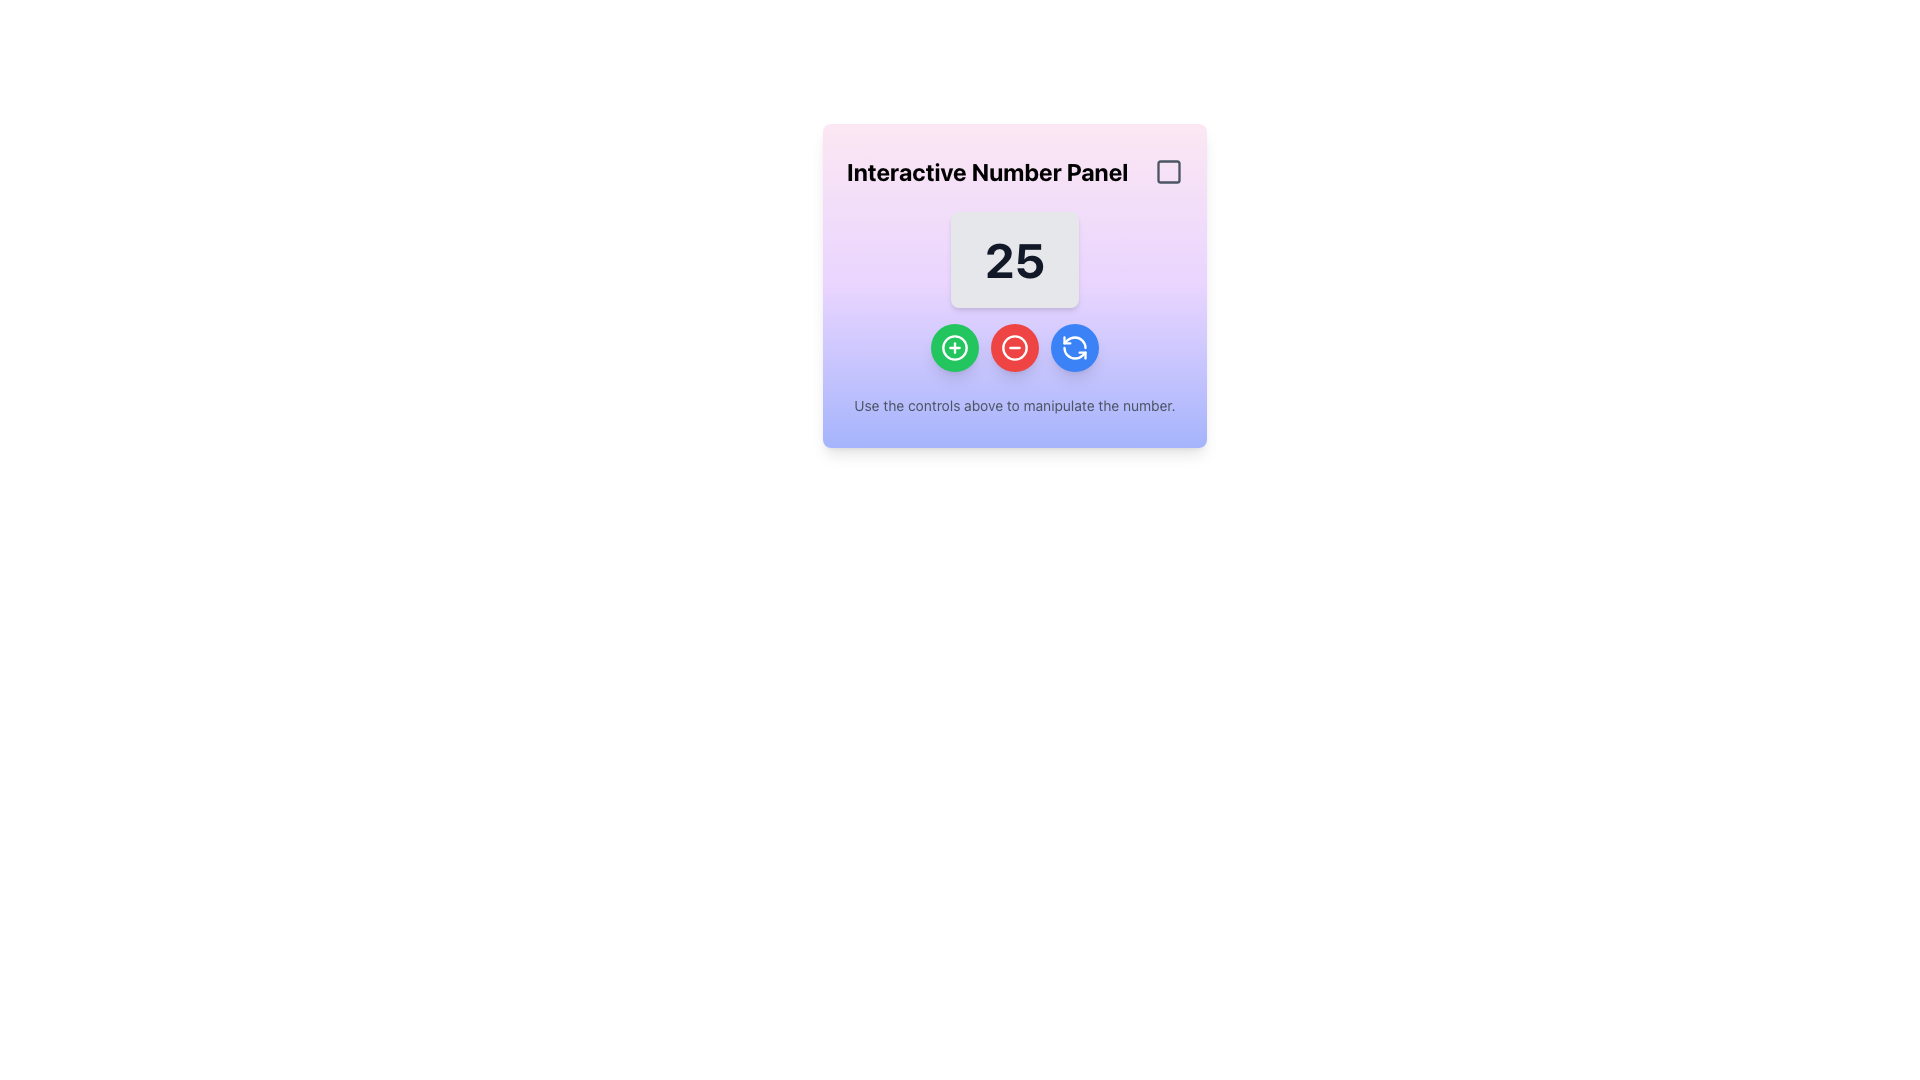  What do you see at coordinates (1014, 405) in the screenshot?
I see `the static informative text element that provides guidance to users, located directly below the row of three action buttons` at bounding box center [1014, 405].